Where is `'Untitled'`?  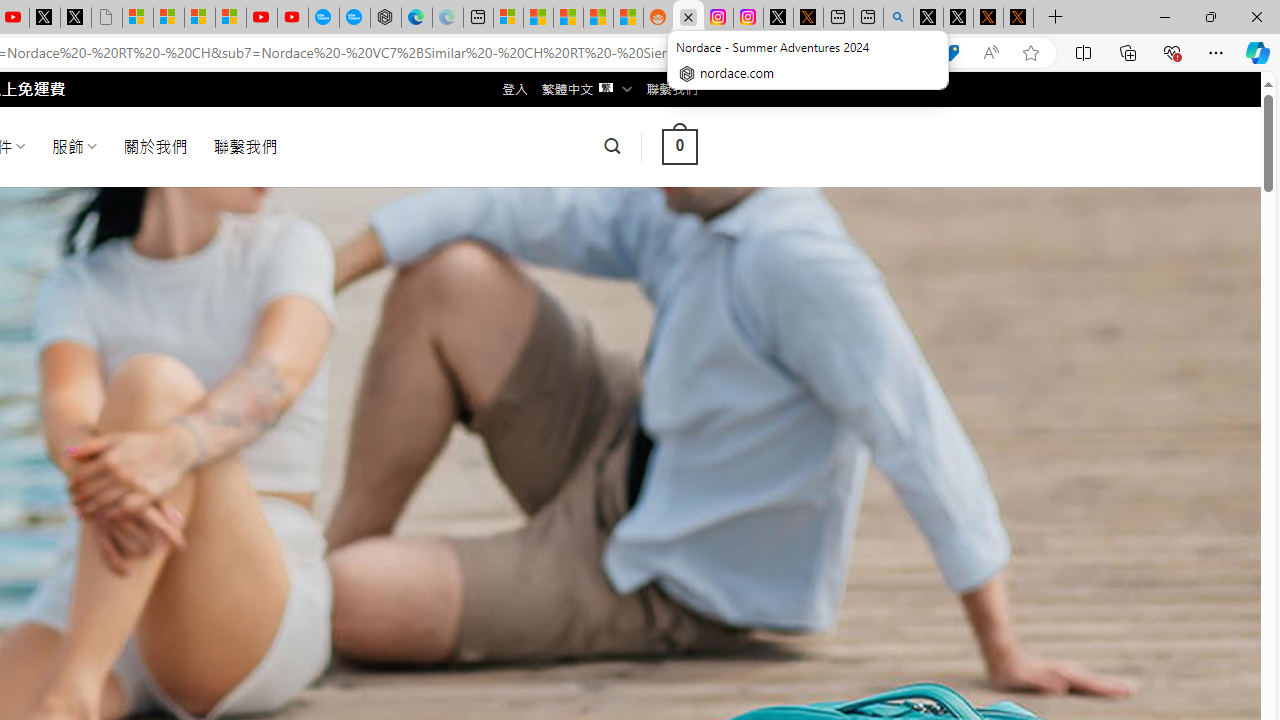
'Untitled' is located at coordinates (105, 17).